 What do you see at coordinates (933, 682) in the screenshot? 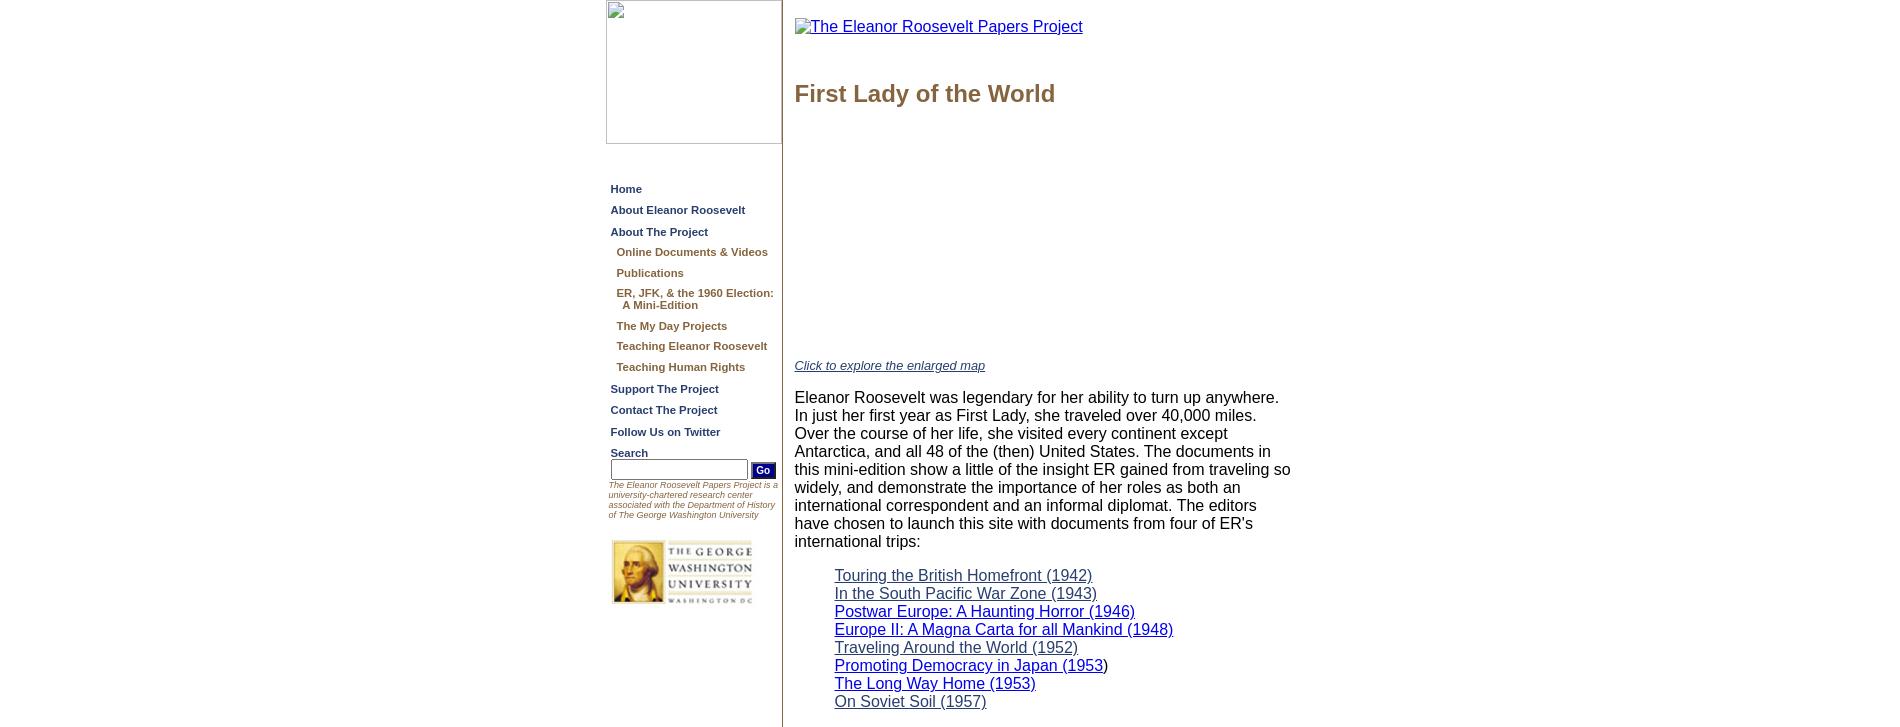
I see `'The Long Way Home (1953)'` at bounding box center [933, 682].